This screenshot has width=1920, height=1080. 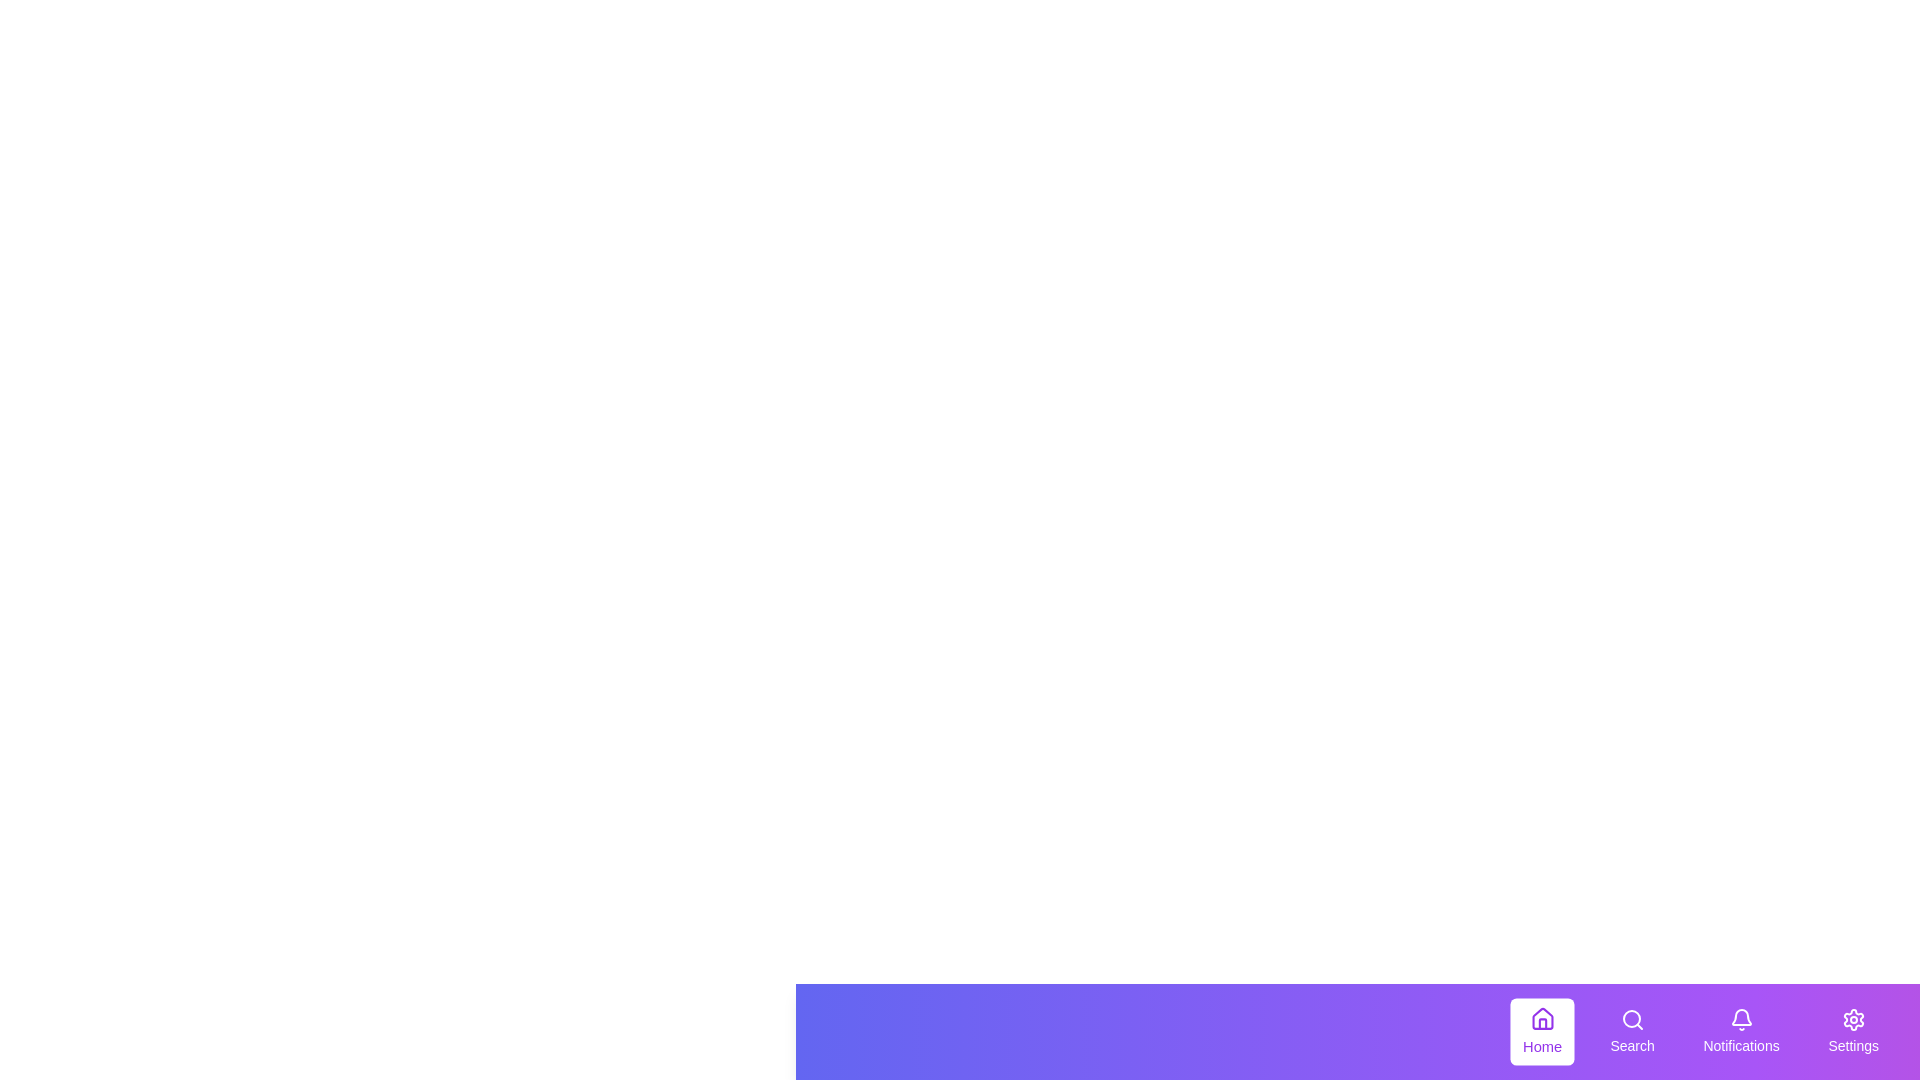 What do you see at coordinates (1851, 1032) in the screenshot?
I see `the Settings tab to switch to its view` at bounding box center [1851, 1032].